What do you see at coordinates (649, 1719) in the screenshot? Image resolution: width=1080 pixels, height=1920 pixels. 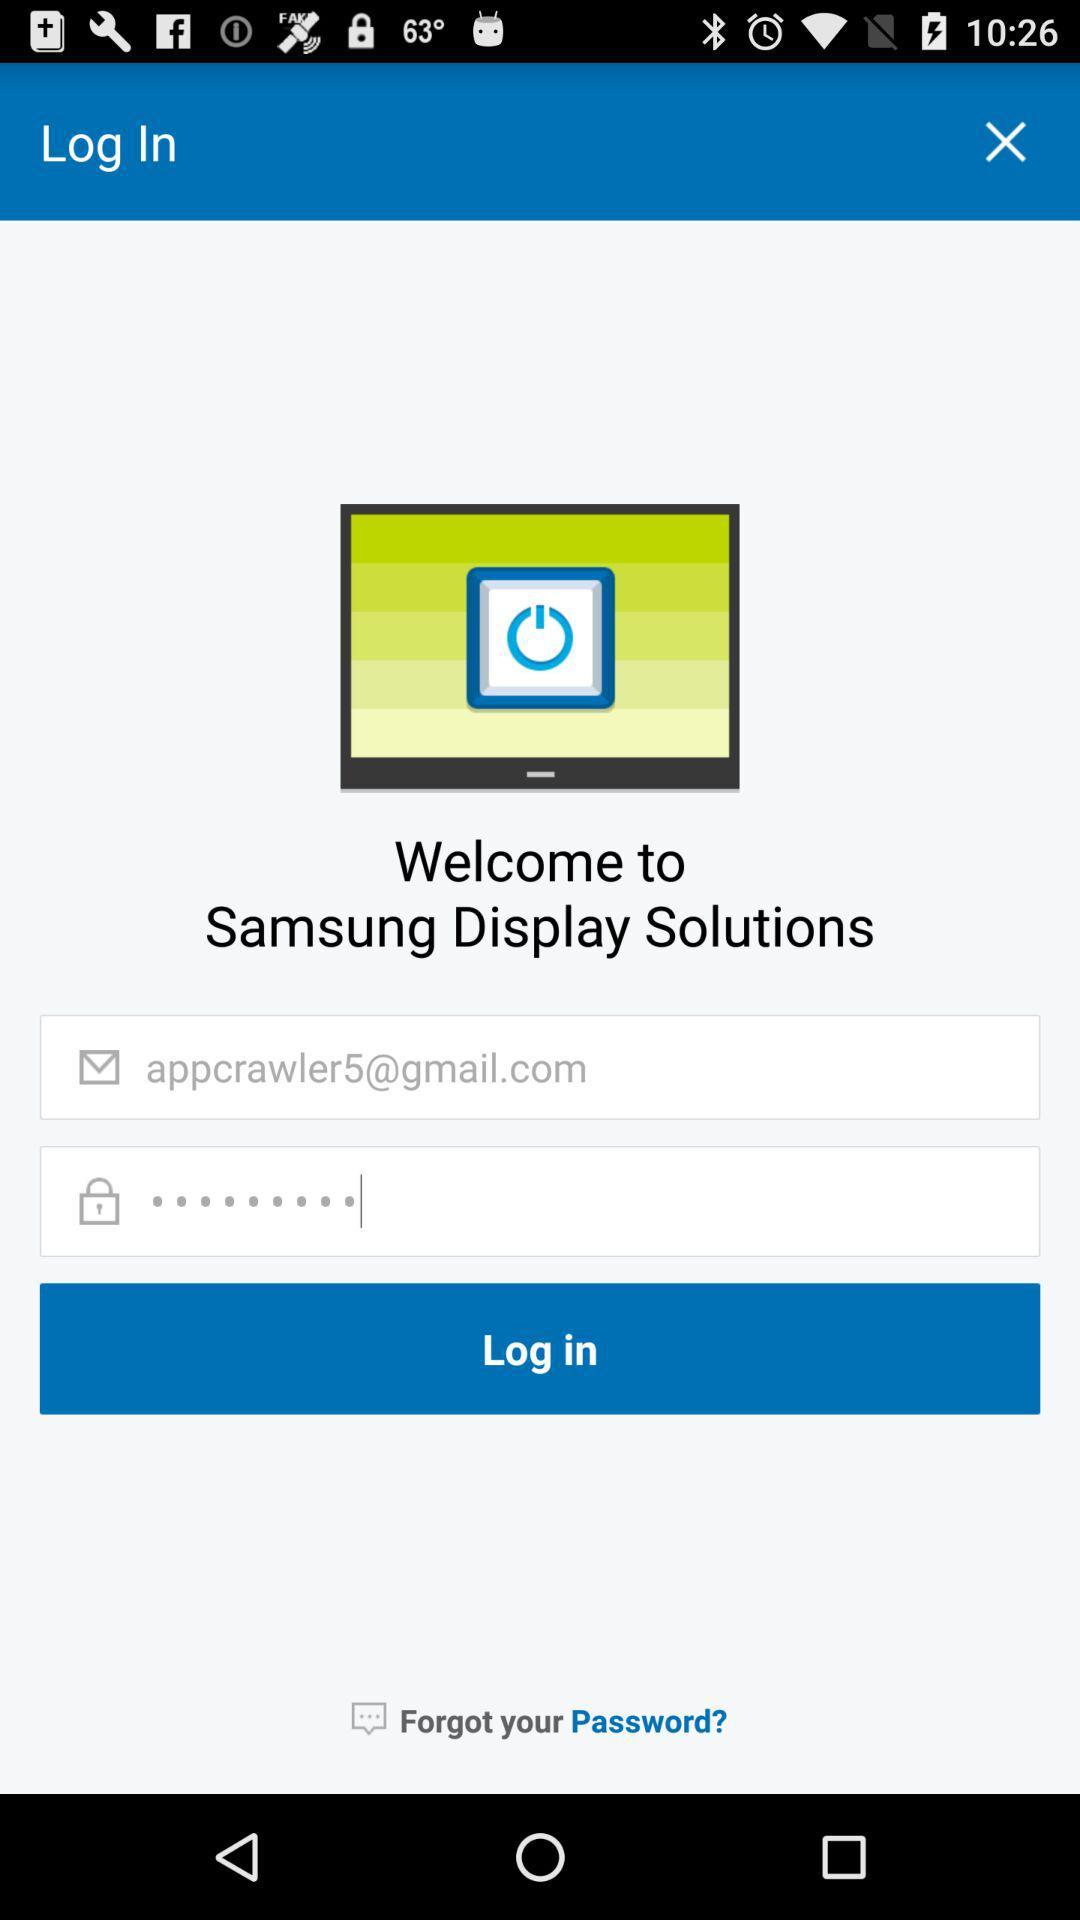 I see `blue text at bottom` at bounding box center [649, 1719].